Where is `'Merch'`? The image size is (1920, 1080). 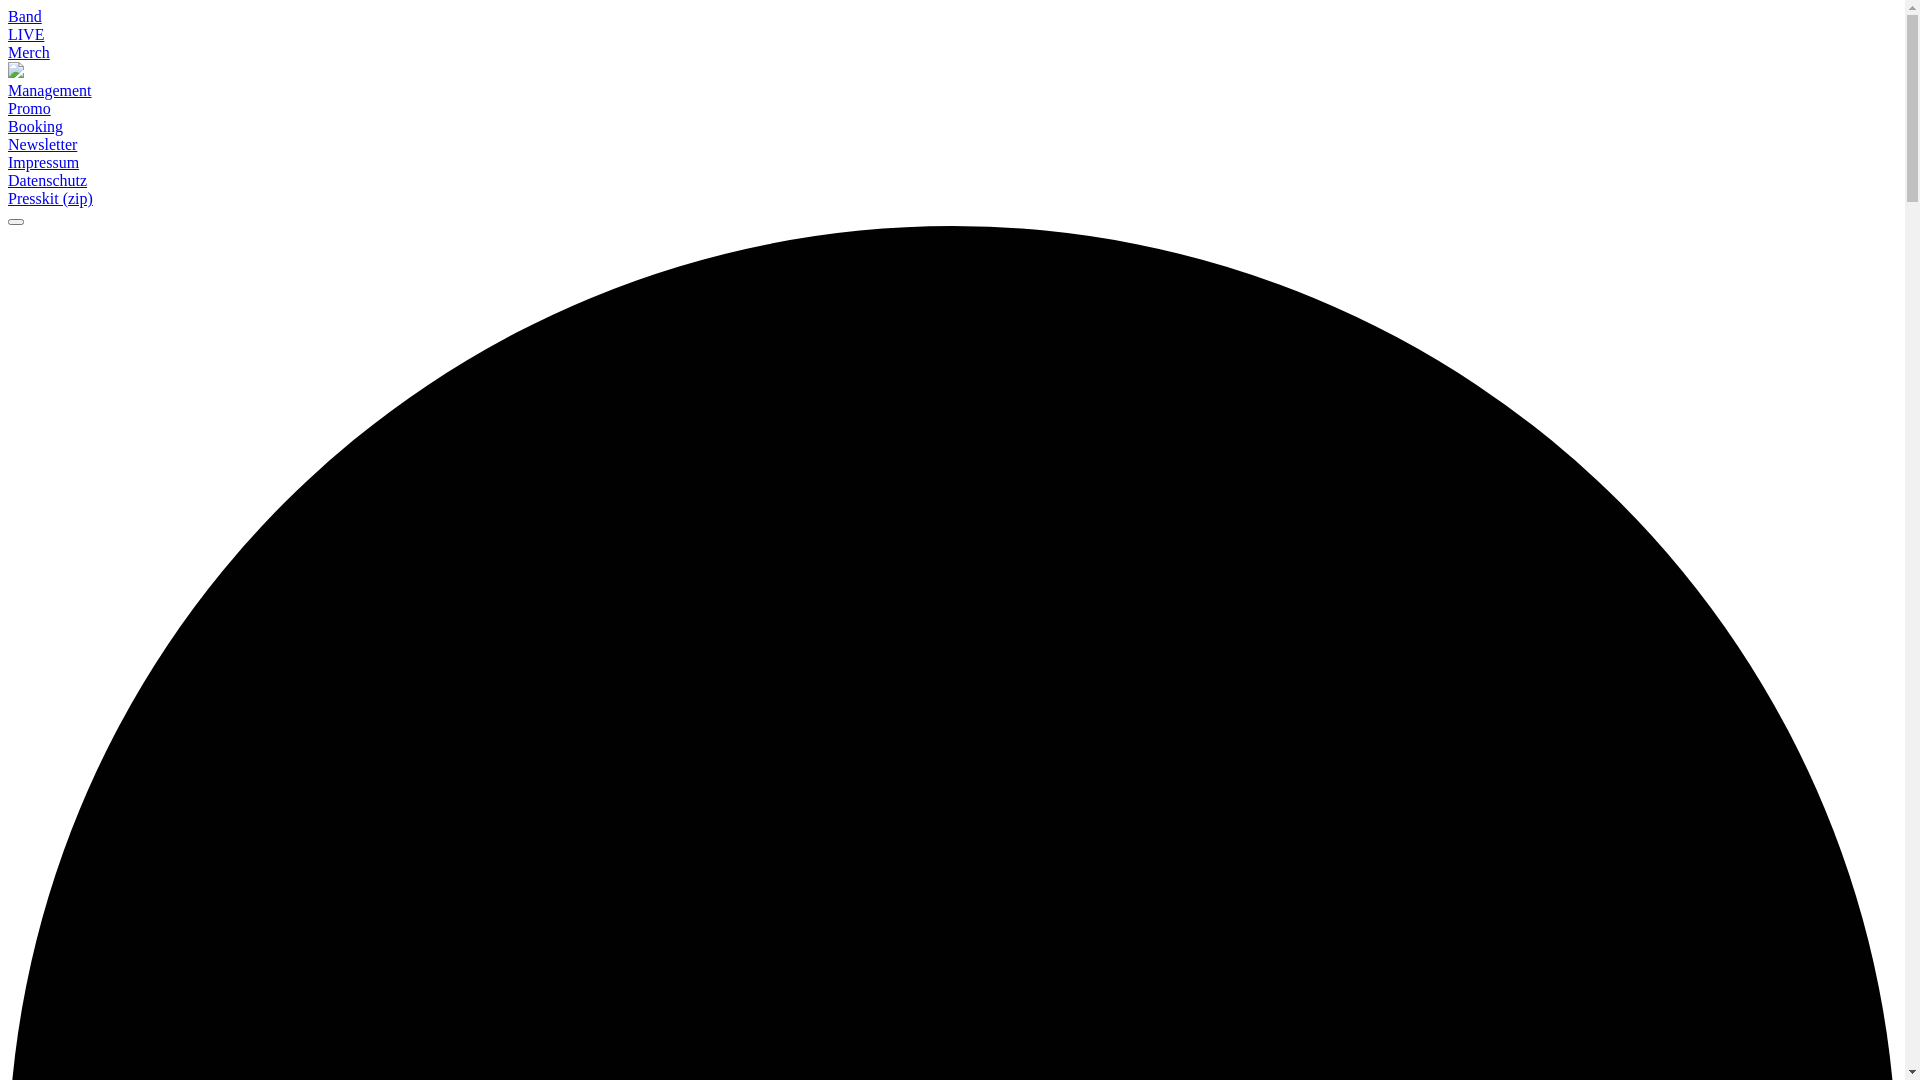 'Merch' is located at coordinates (28, 51).